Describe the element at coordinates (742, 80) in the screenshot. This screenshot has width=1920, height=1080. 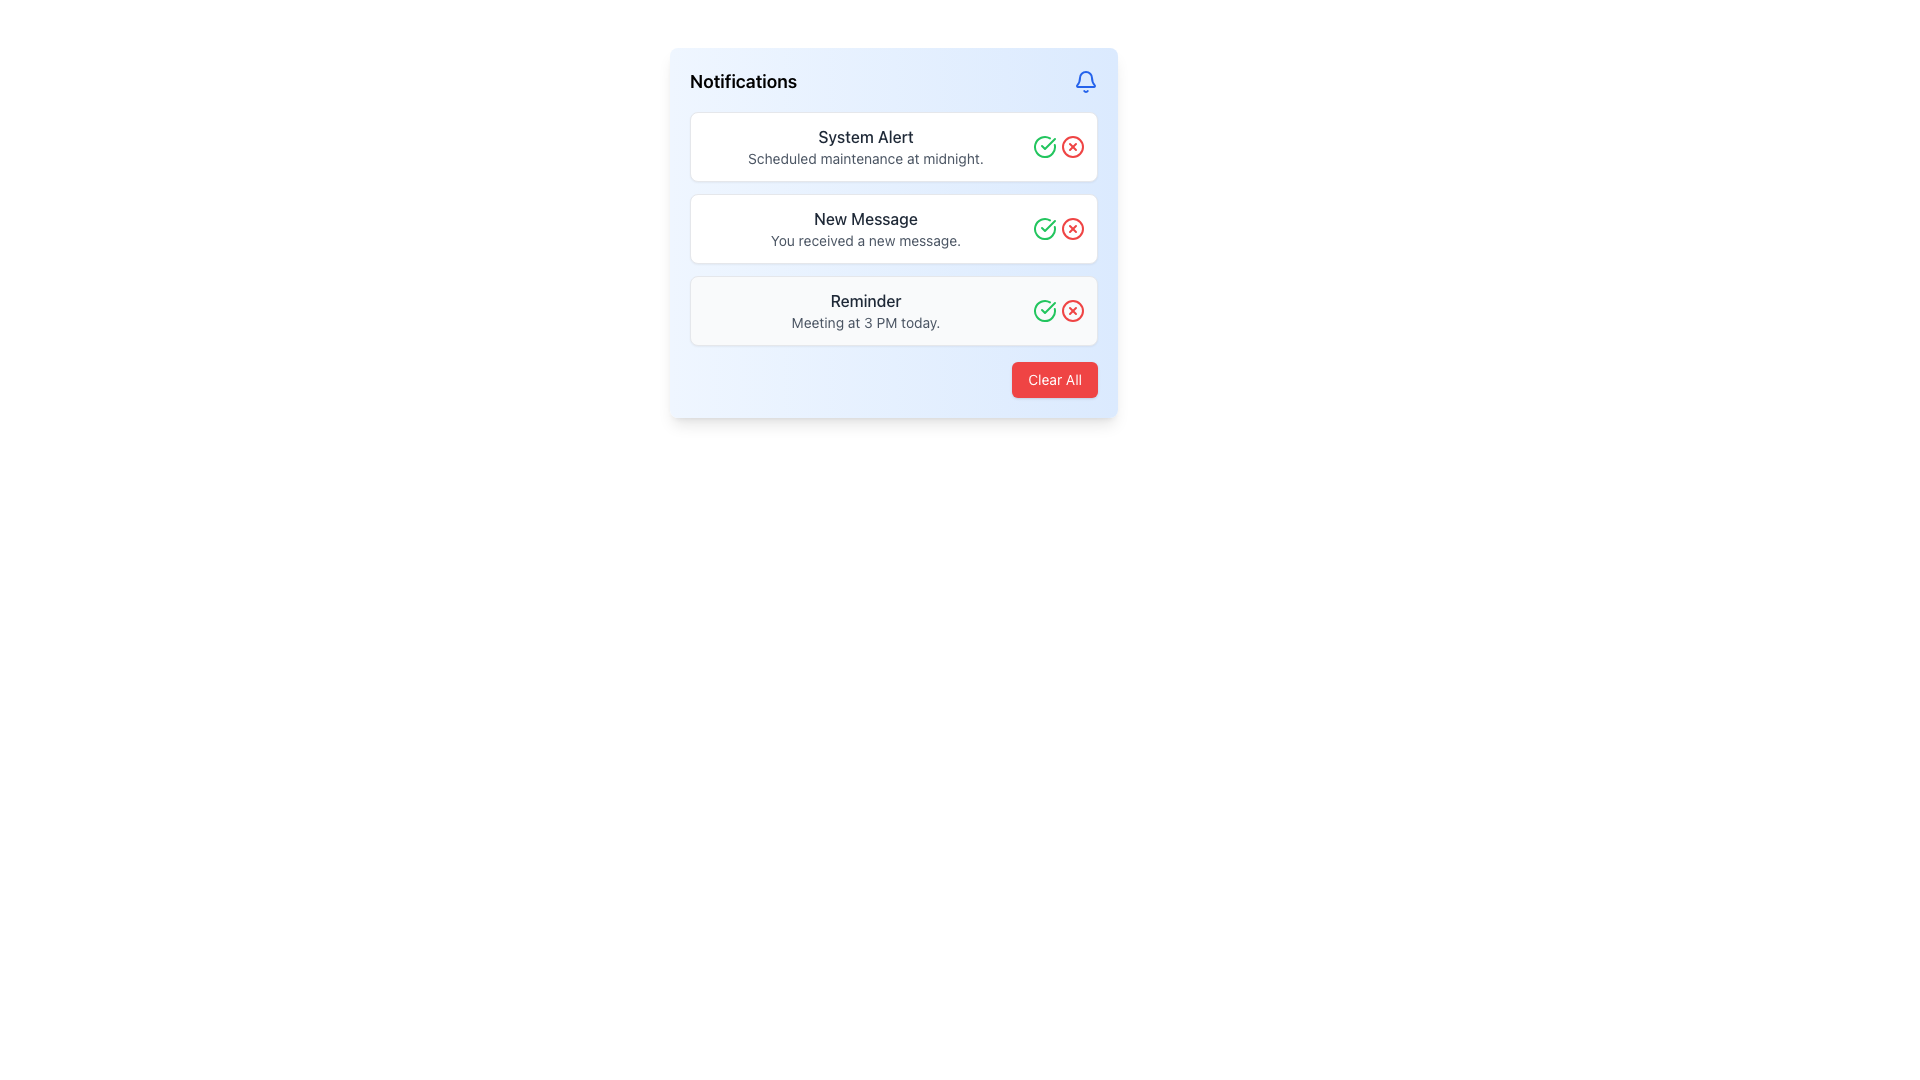
I see `the text label that serves as the title for the card related to notifications, located at the top-left corner of the card layout` at that location.